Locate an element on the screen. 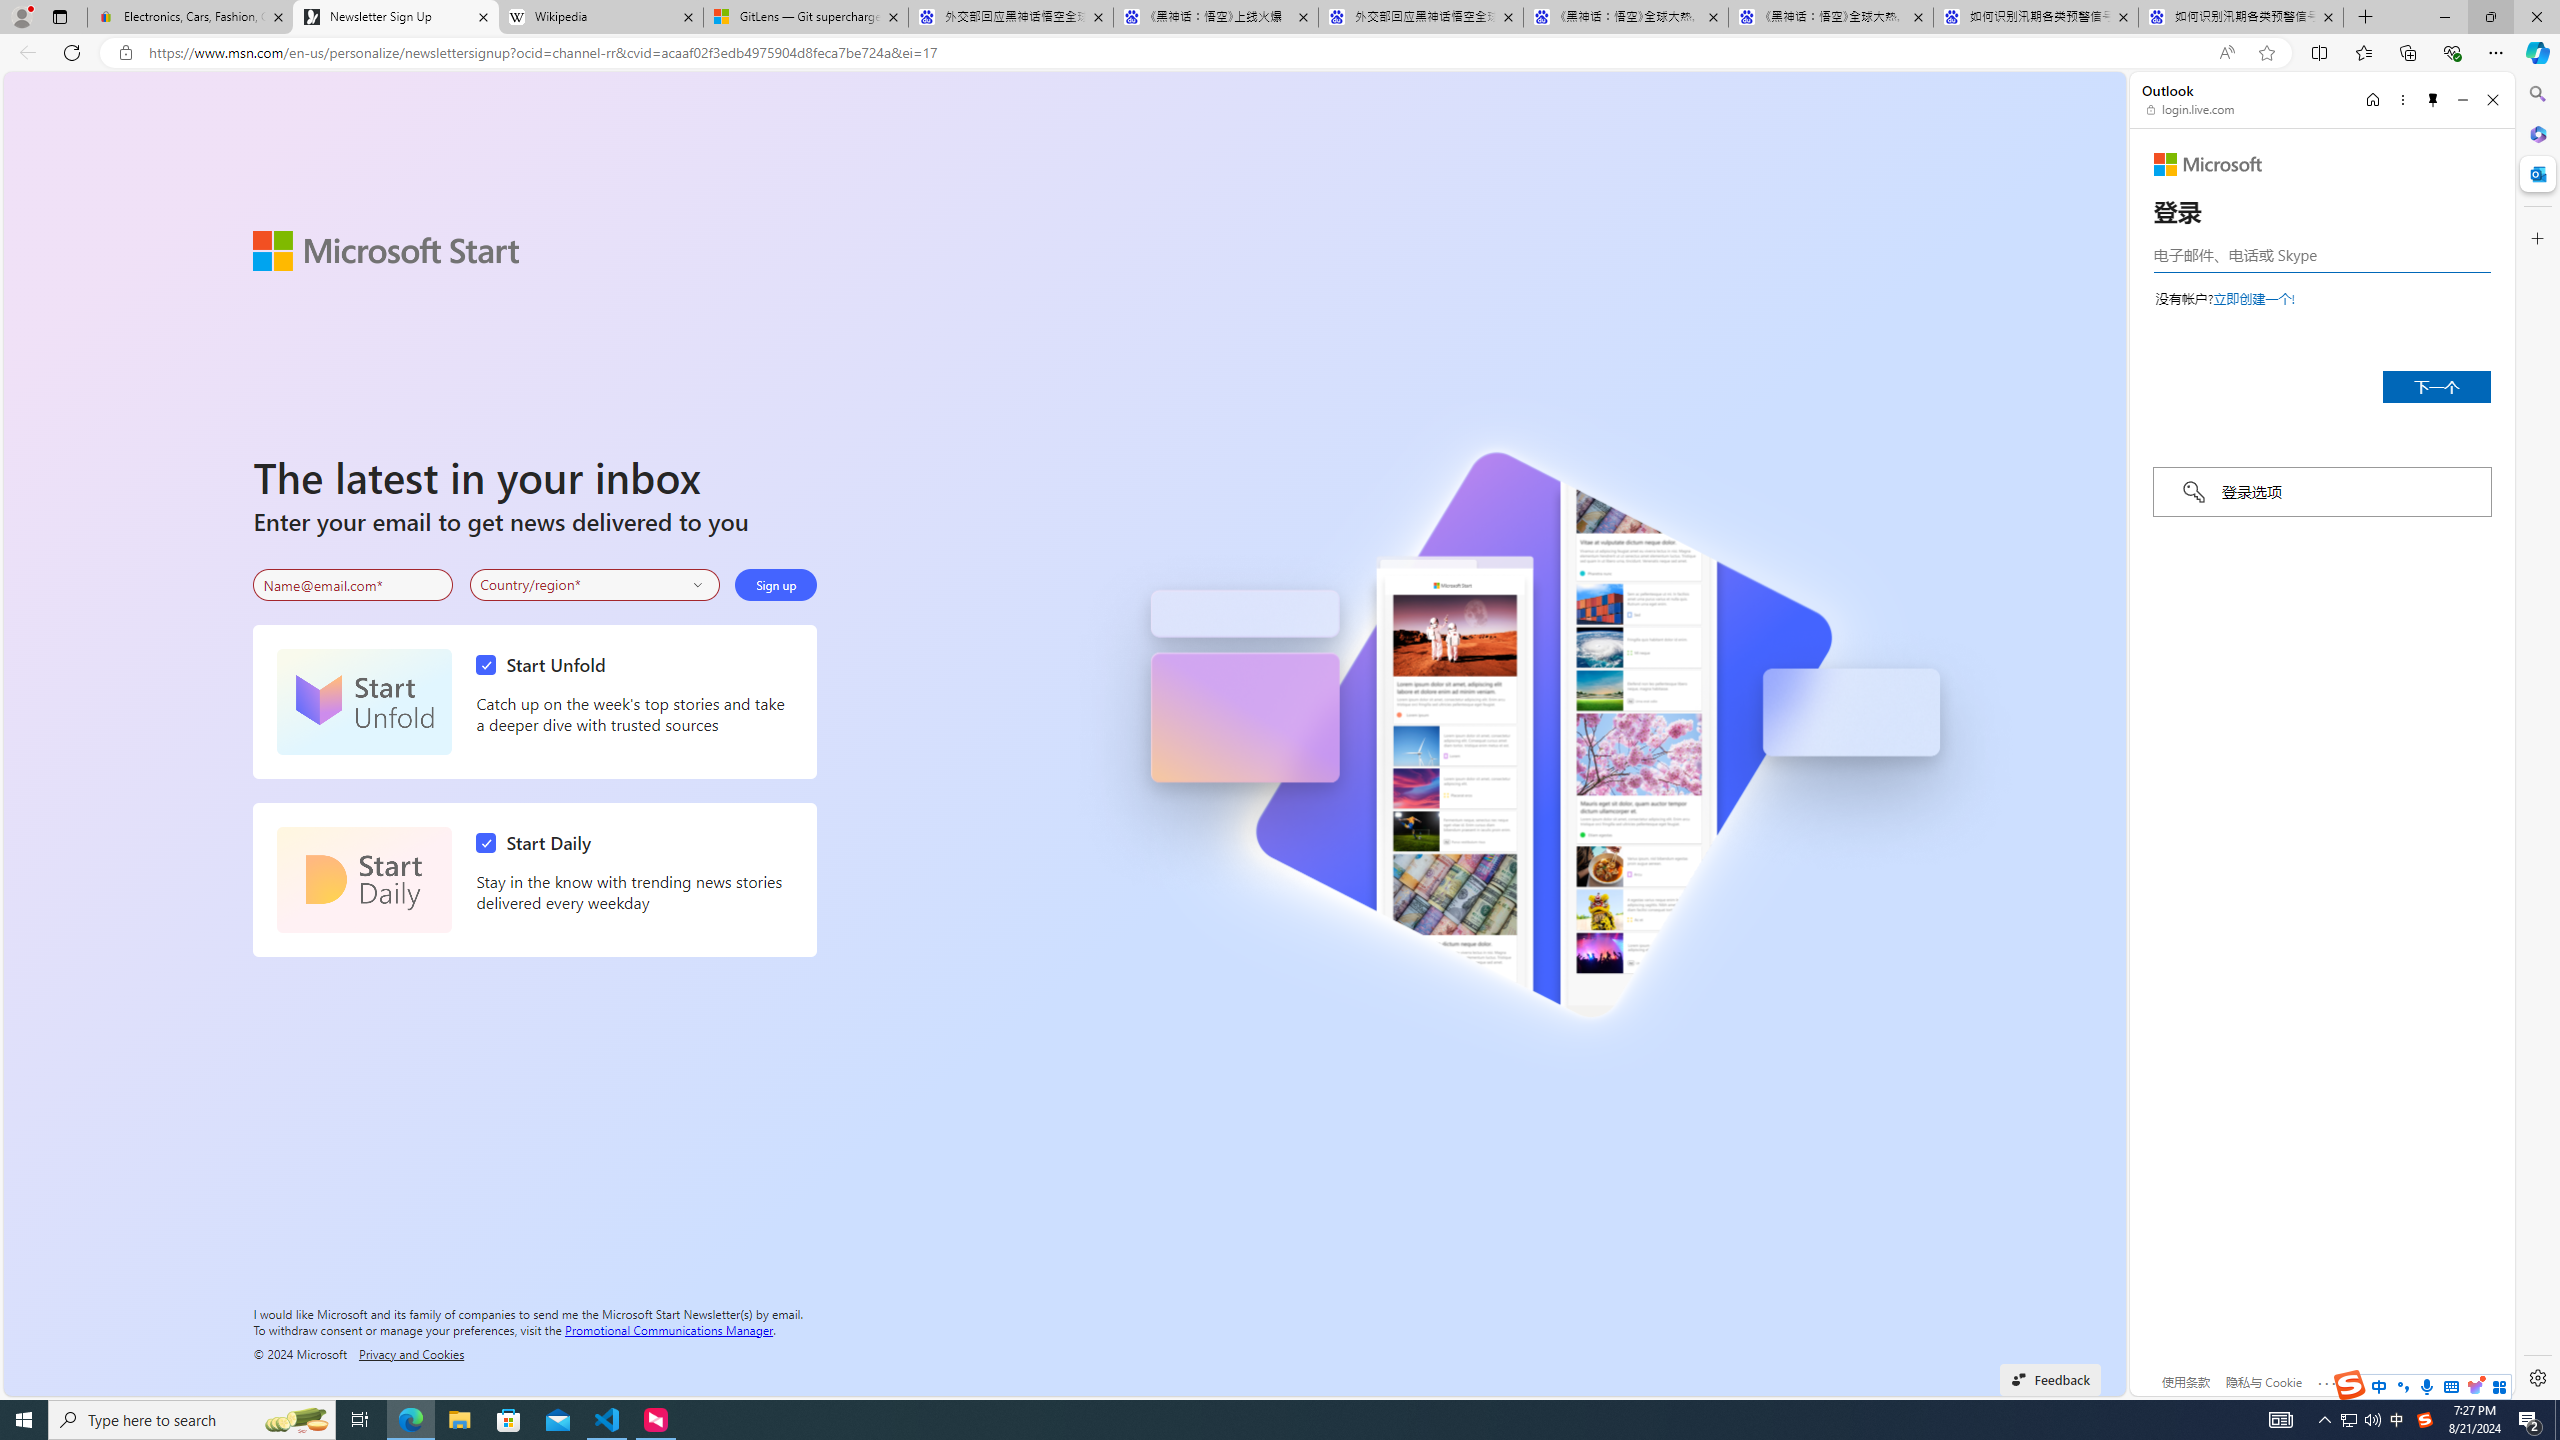 Image resolution: width=2560 pixels, height=1440 pixels. 'Sign up' is located at coordinates (775, 585).